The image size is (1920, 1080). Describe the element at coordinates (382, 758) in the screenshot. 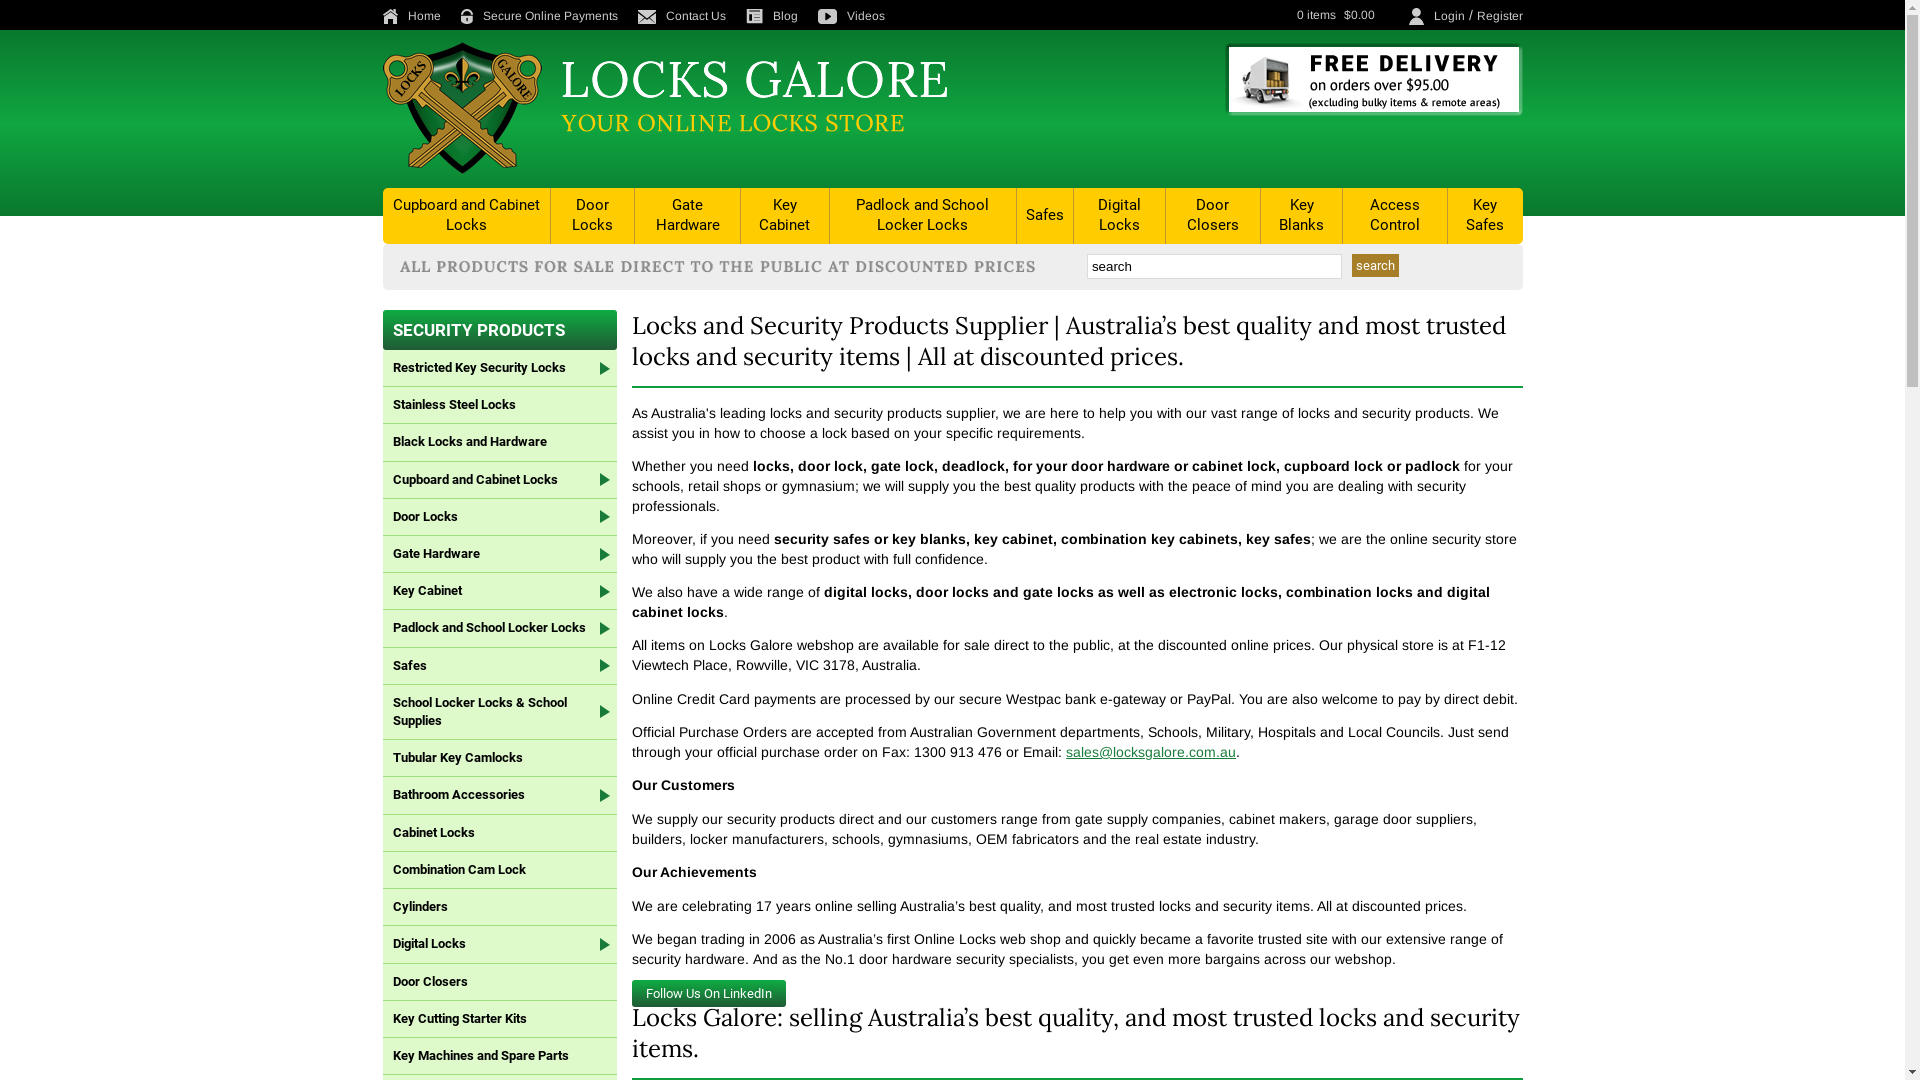

I see `'Tubular Key Camlocks'` at that location.